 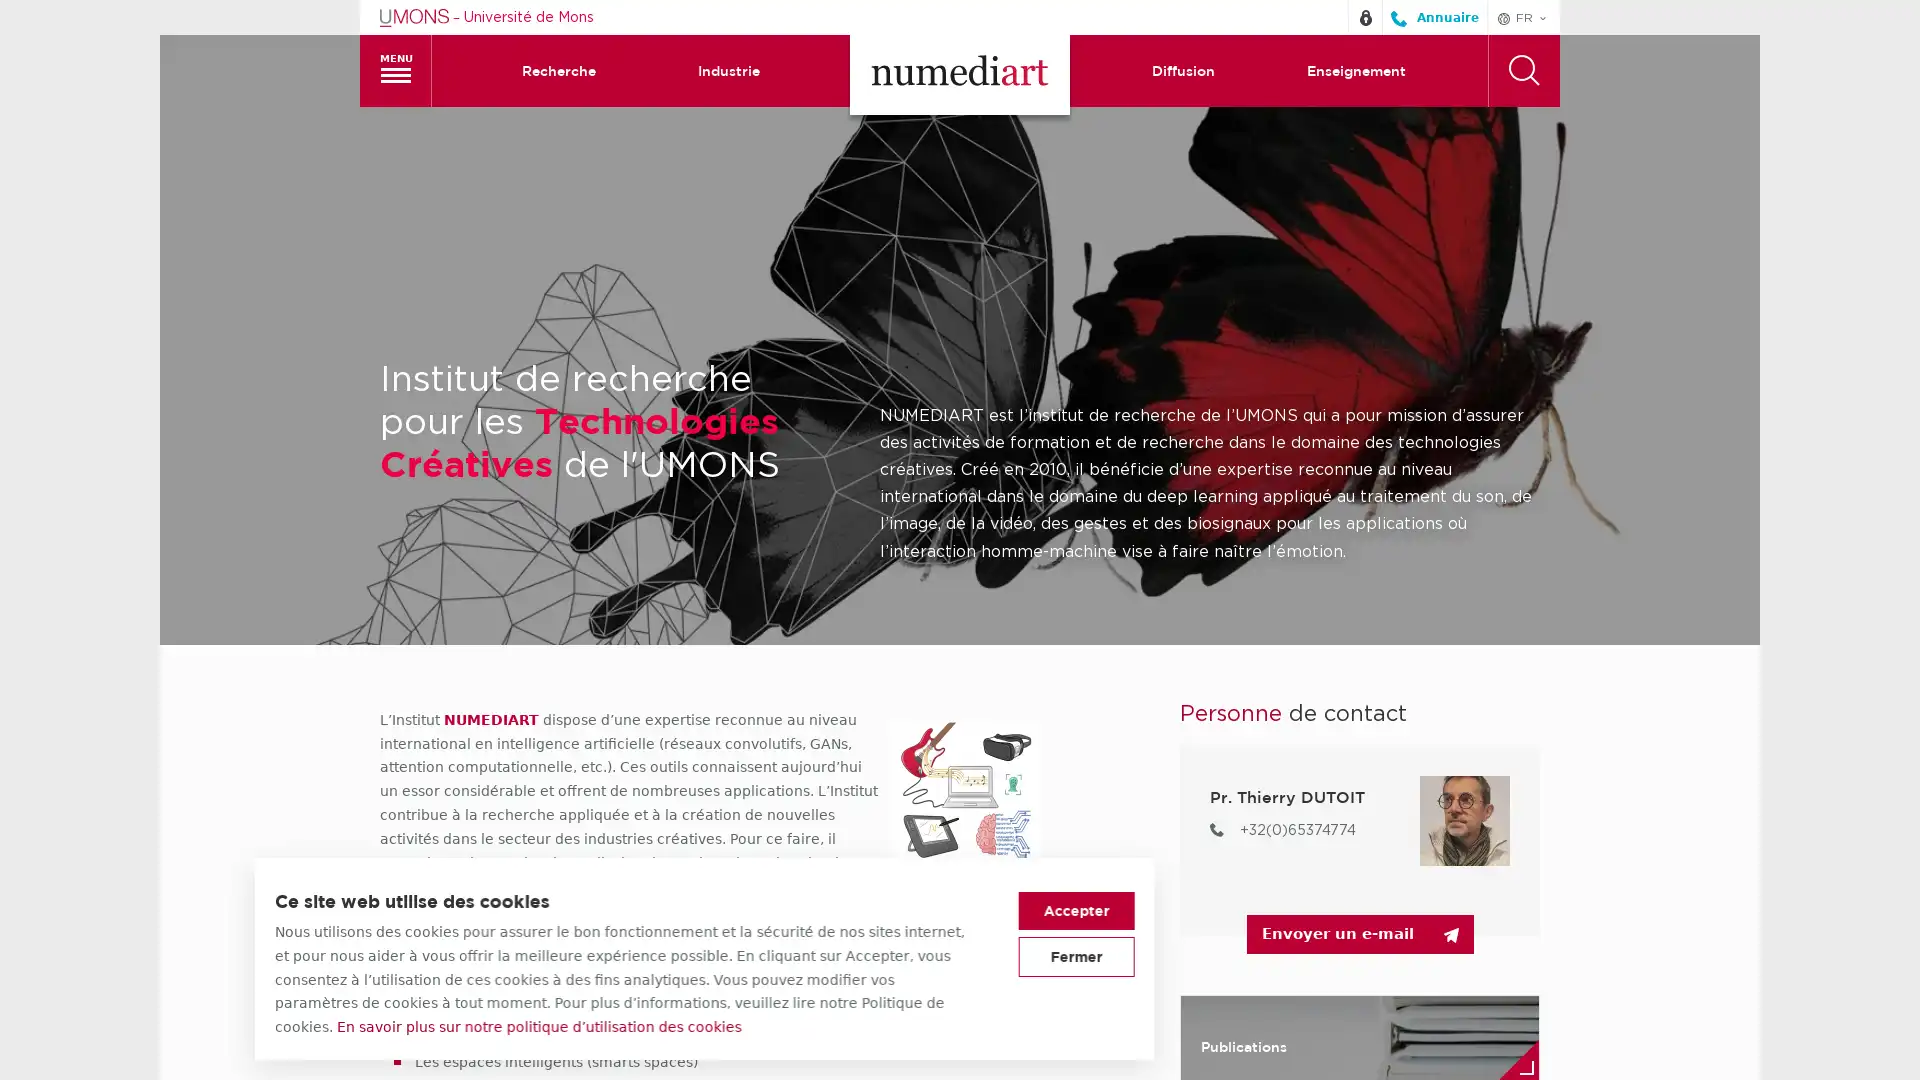 What do you see at coordinates (1522, 16) in the screenshot?
I see `FR` at bounding box center [1522, 16].